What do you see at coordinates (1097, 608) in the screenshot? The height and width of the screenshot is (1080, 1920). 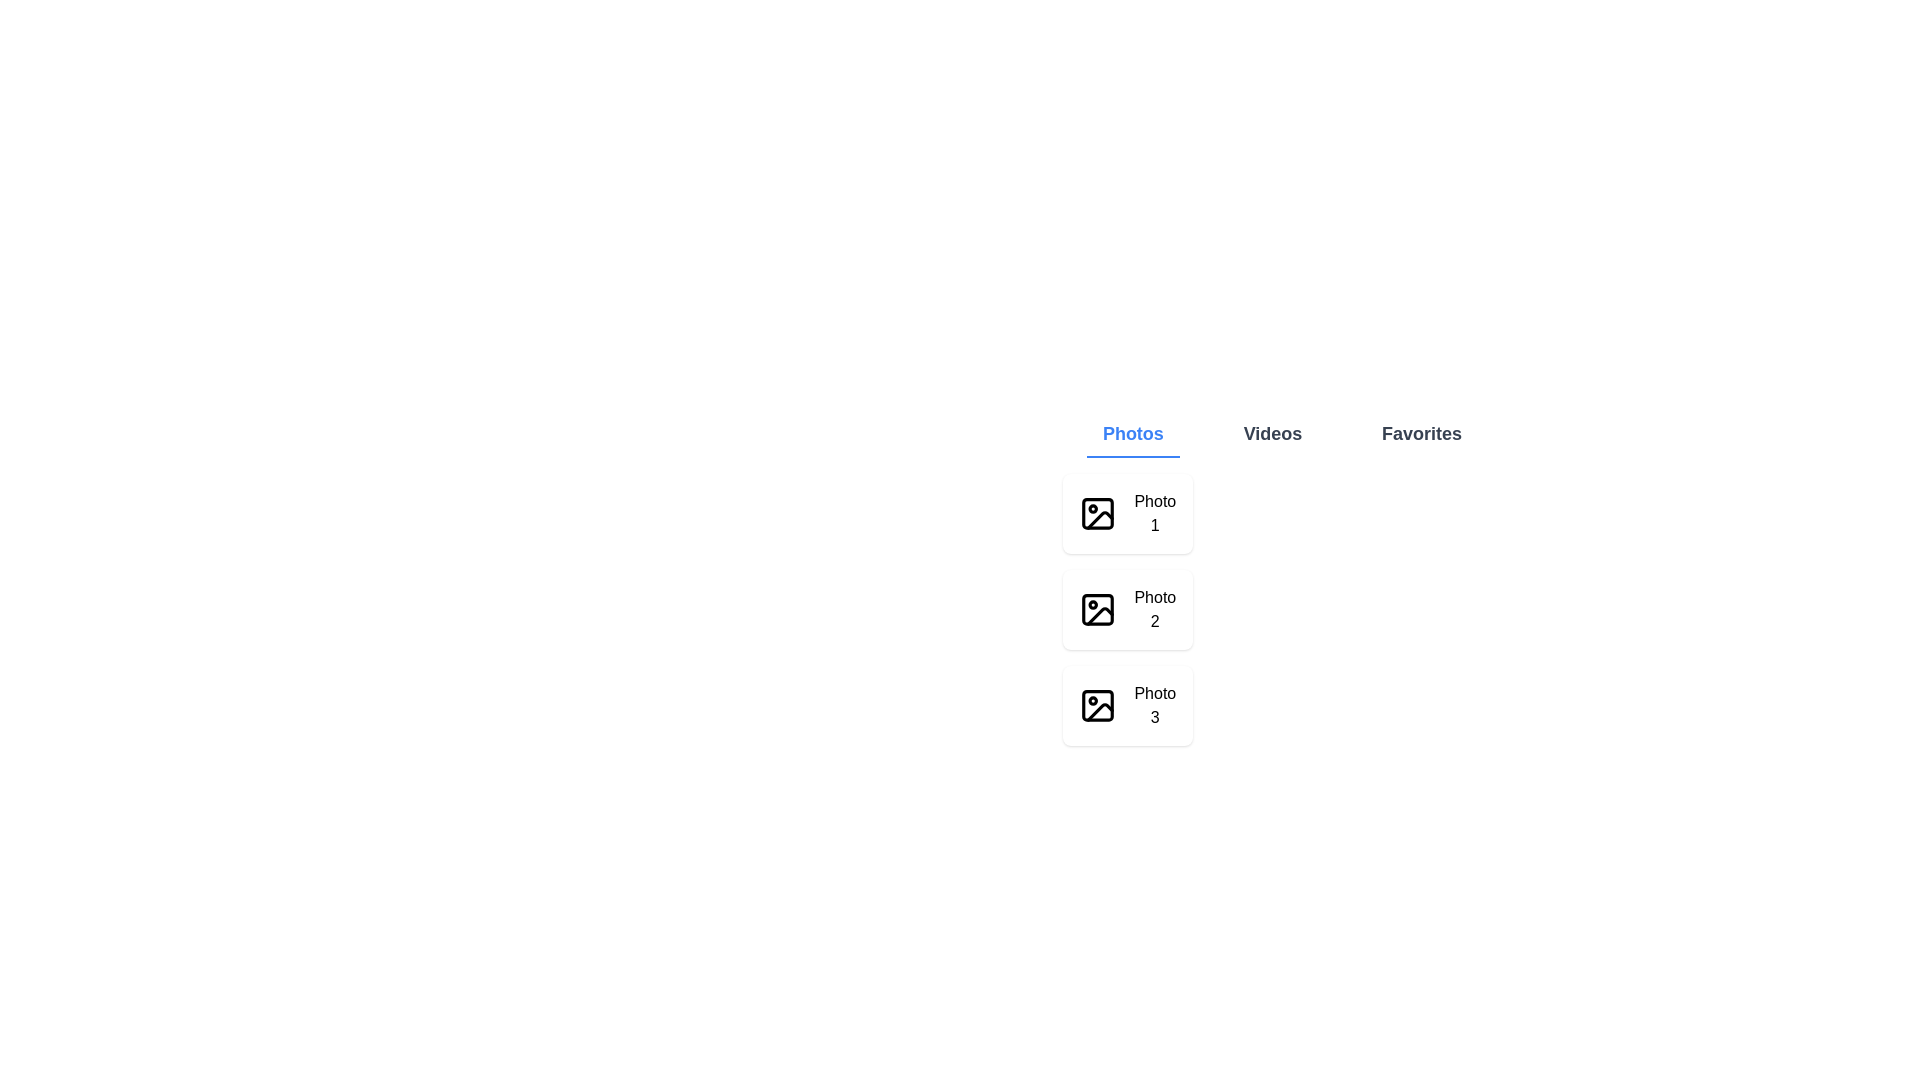 I see `the SVG rectangle icon representing a photo thumbnail located under the 'Photo 2' label in the second row of the list` at bounding box center [1097, 608].